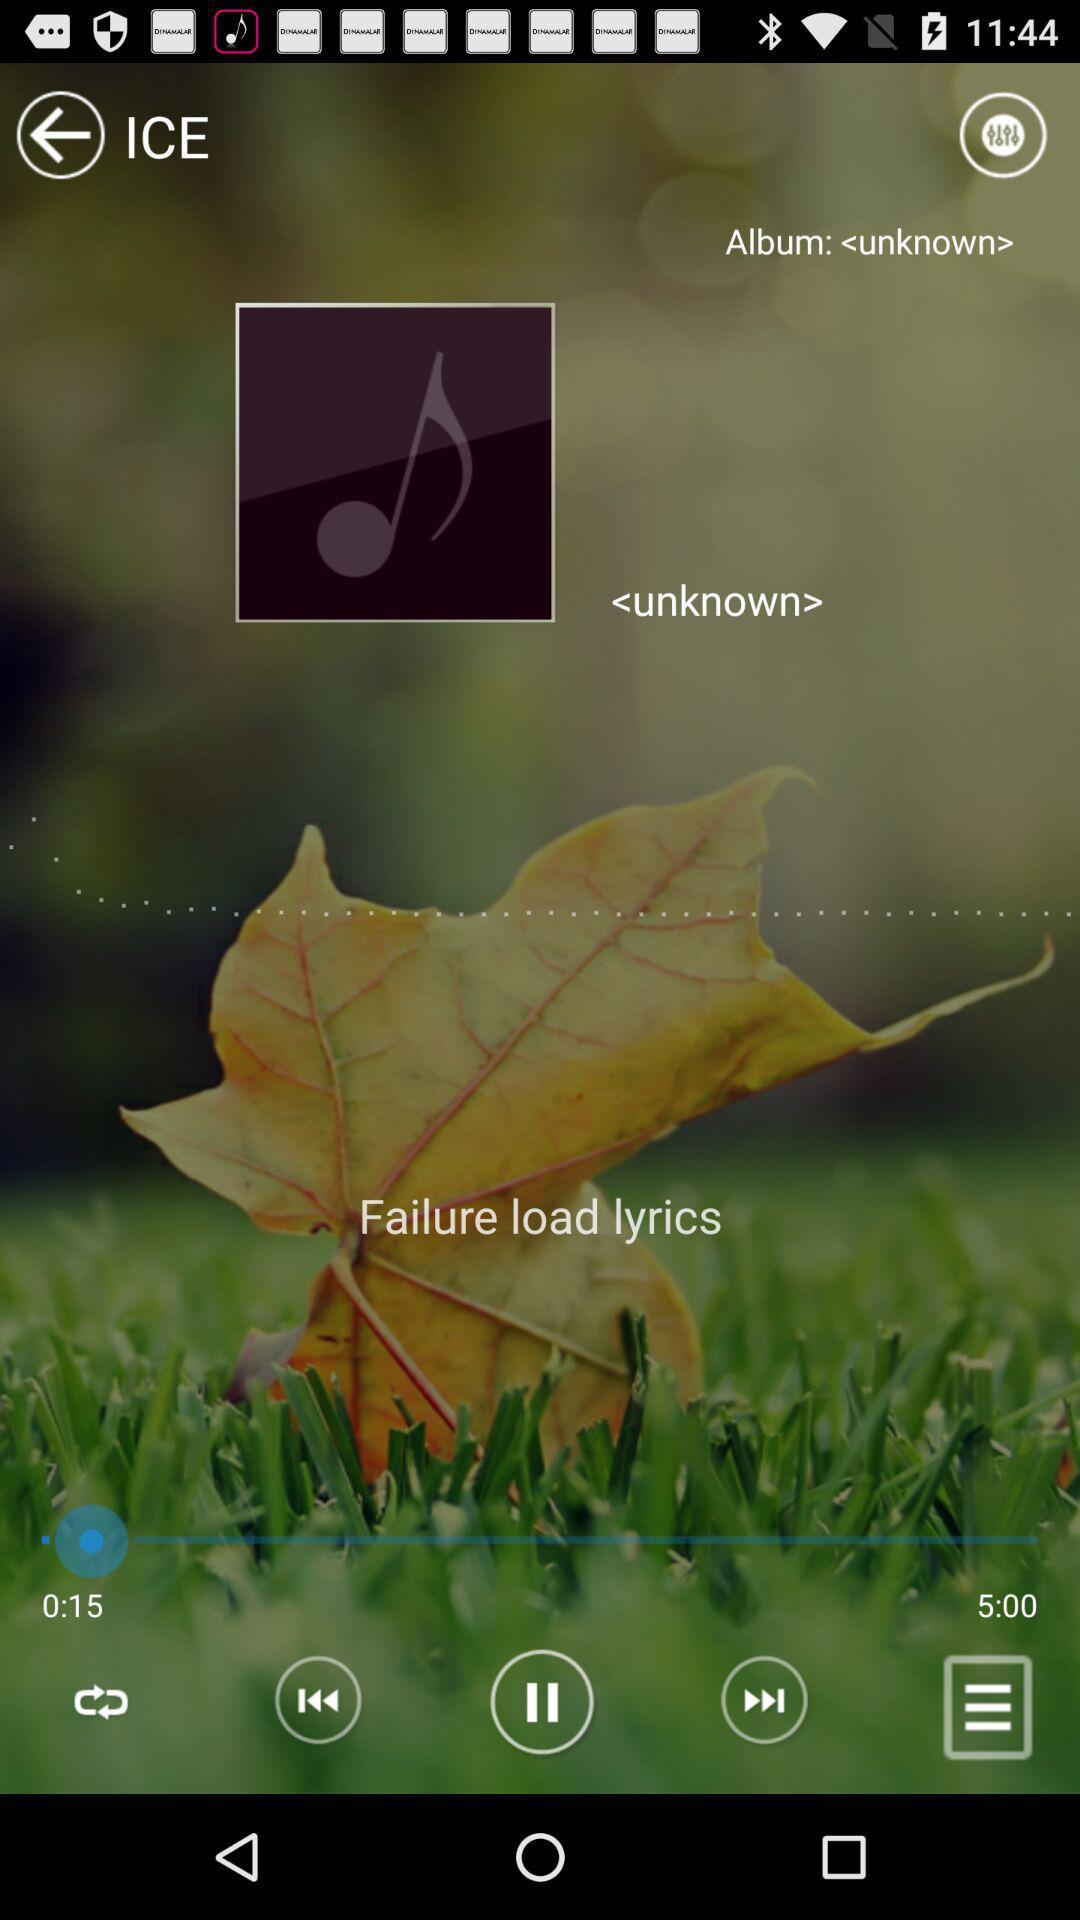 The image size is (1080, 1920). Describe the element at coordinates (538, 1830) in the screenshot. I see `the pause icon` at that location.